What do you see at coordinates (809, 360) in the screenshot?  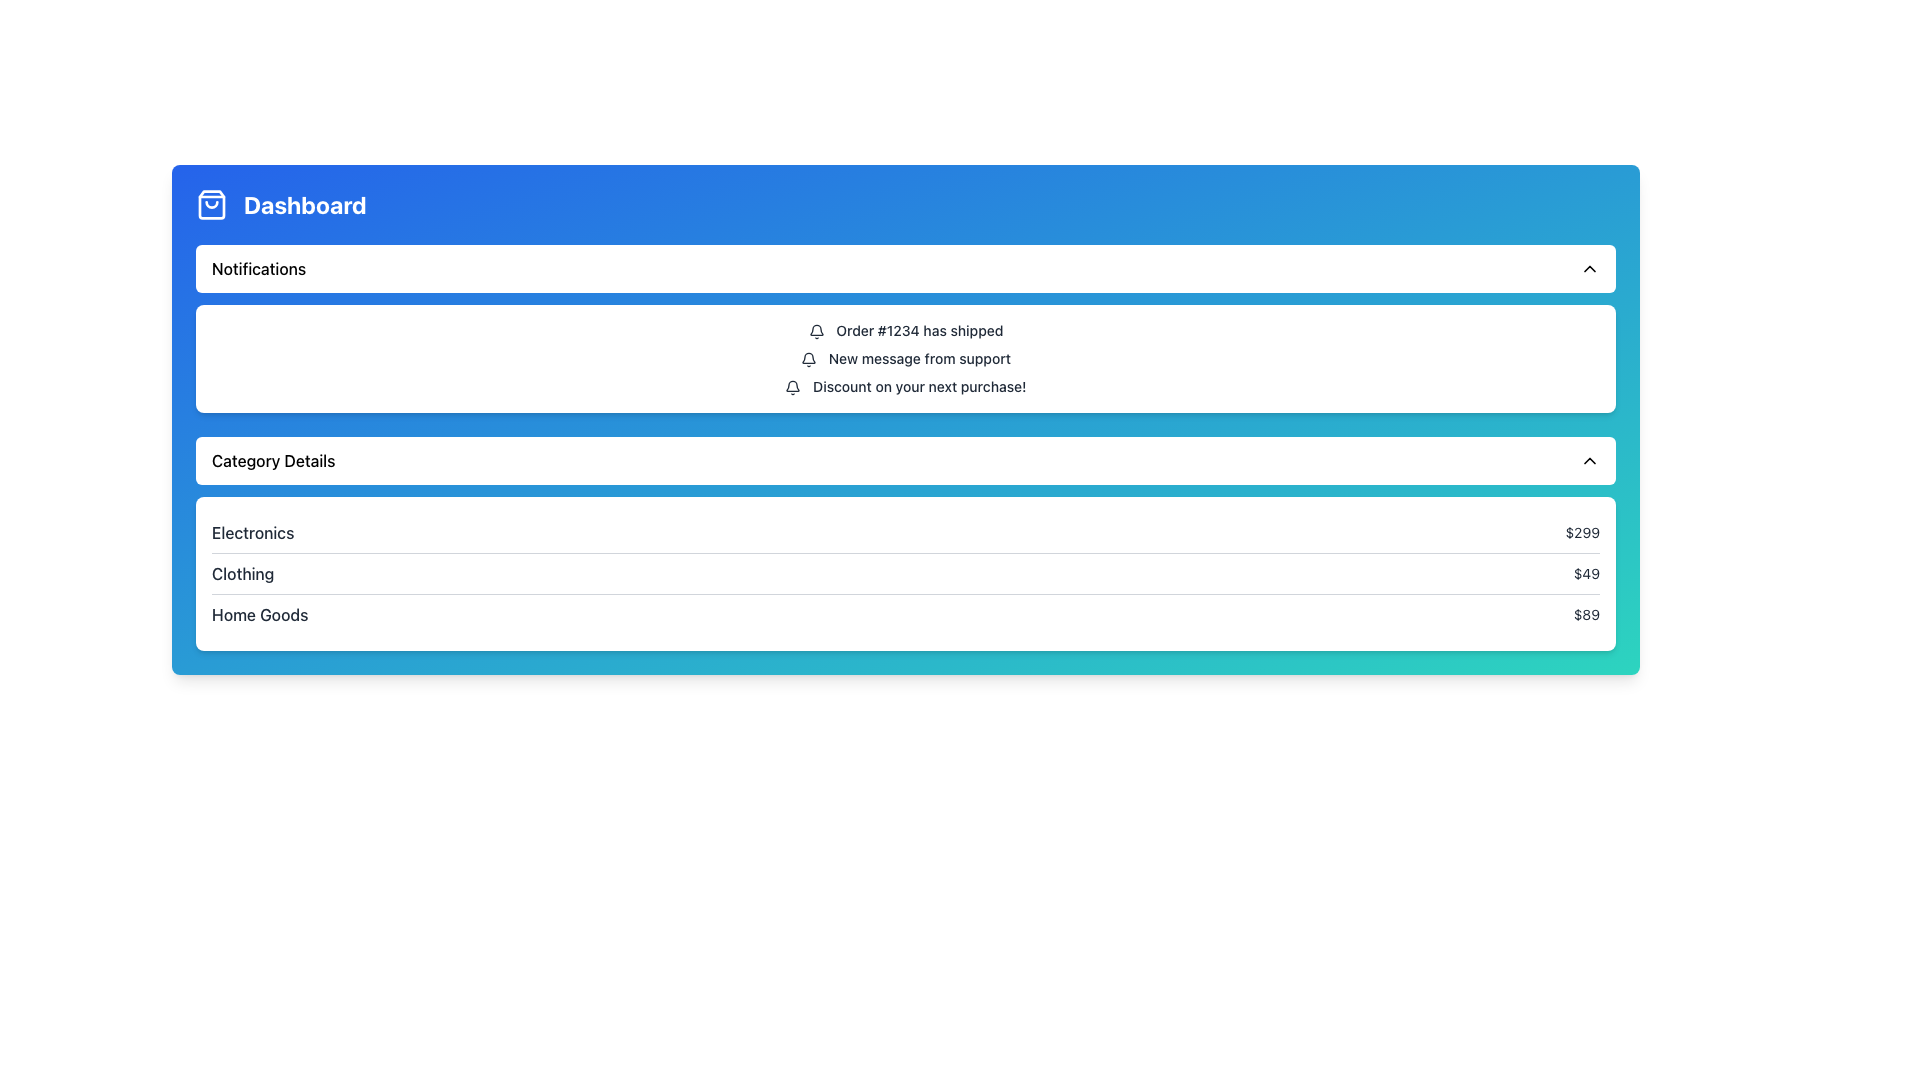 I see `the Bell Notification Indicator icon located to the left of the notification message 'New message from support.'` at bounding box center [809, 360].